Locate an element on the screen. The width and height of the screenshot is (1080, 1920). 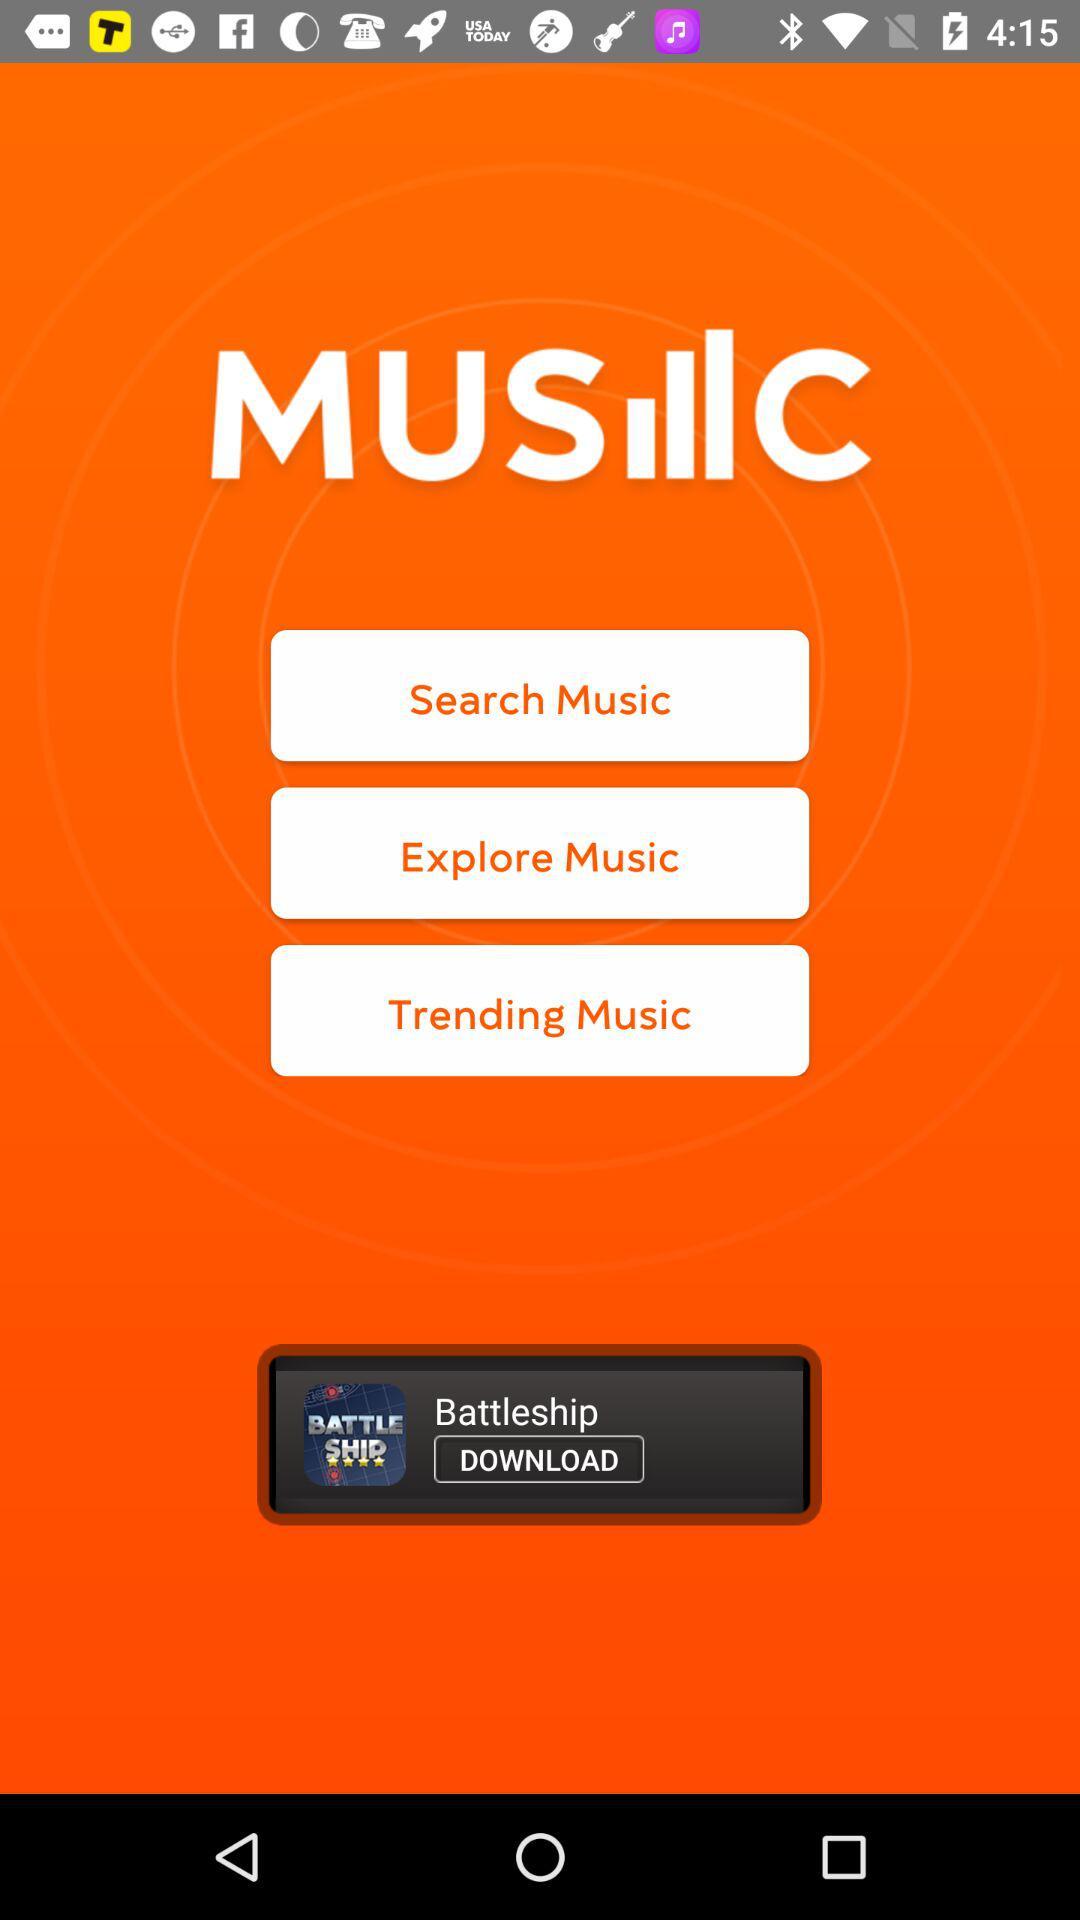
item below the explore music is located at coordinates (540, 1010).